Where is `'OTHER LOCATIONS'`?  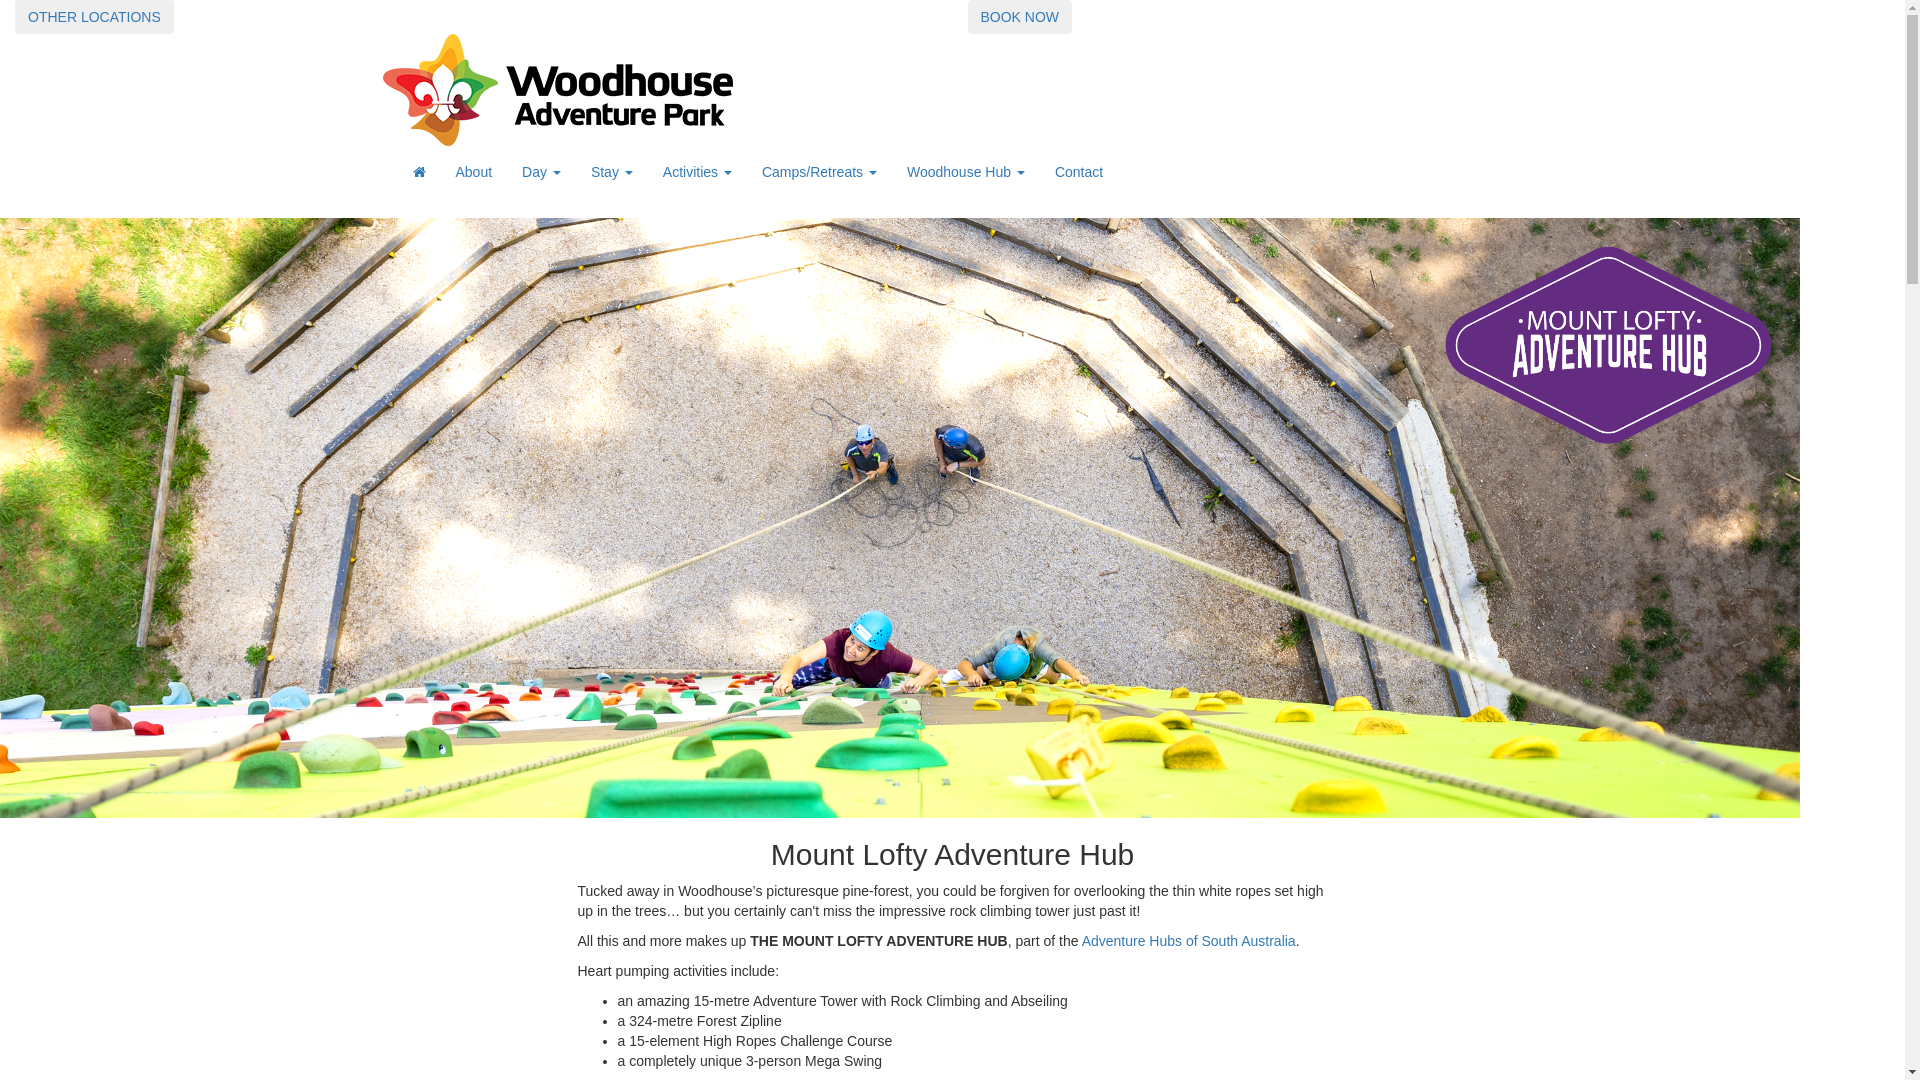 'OTHER LOCATIONS' is located at coordinates (93, 16).